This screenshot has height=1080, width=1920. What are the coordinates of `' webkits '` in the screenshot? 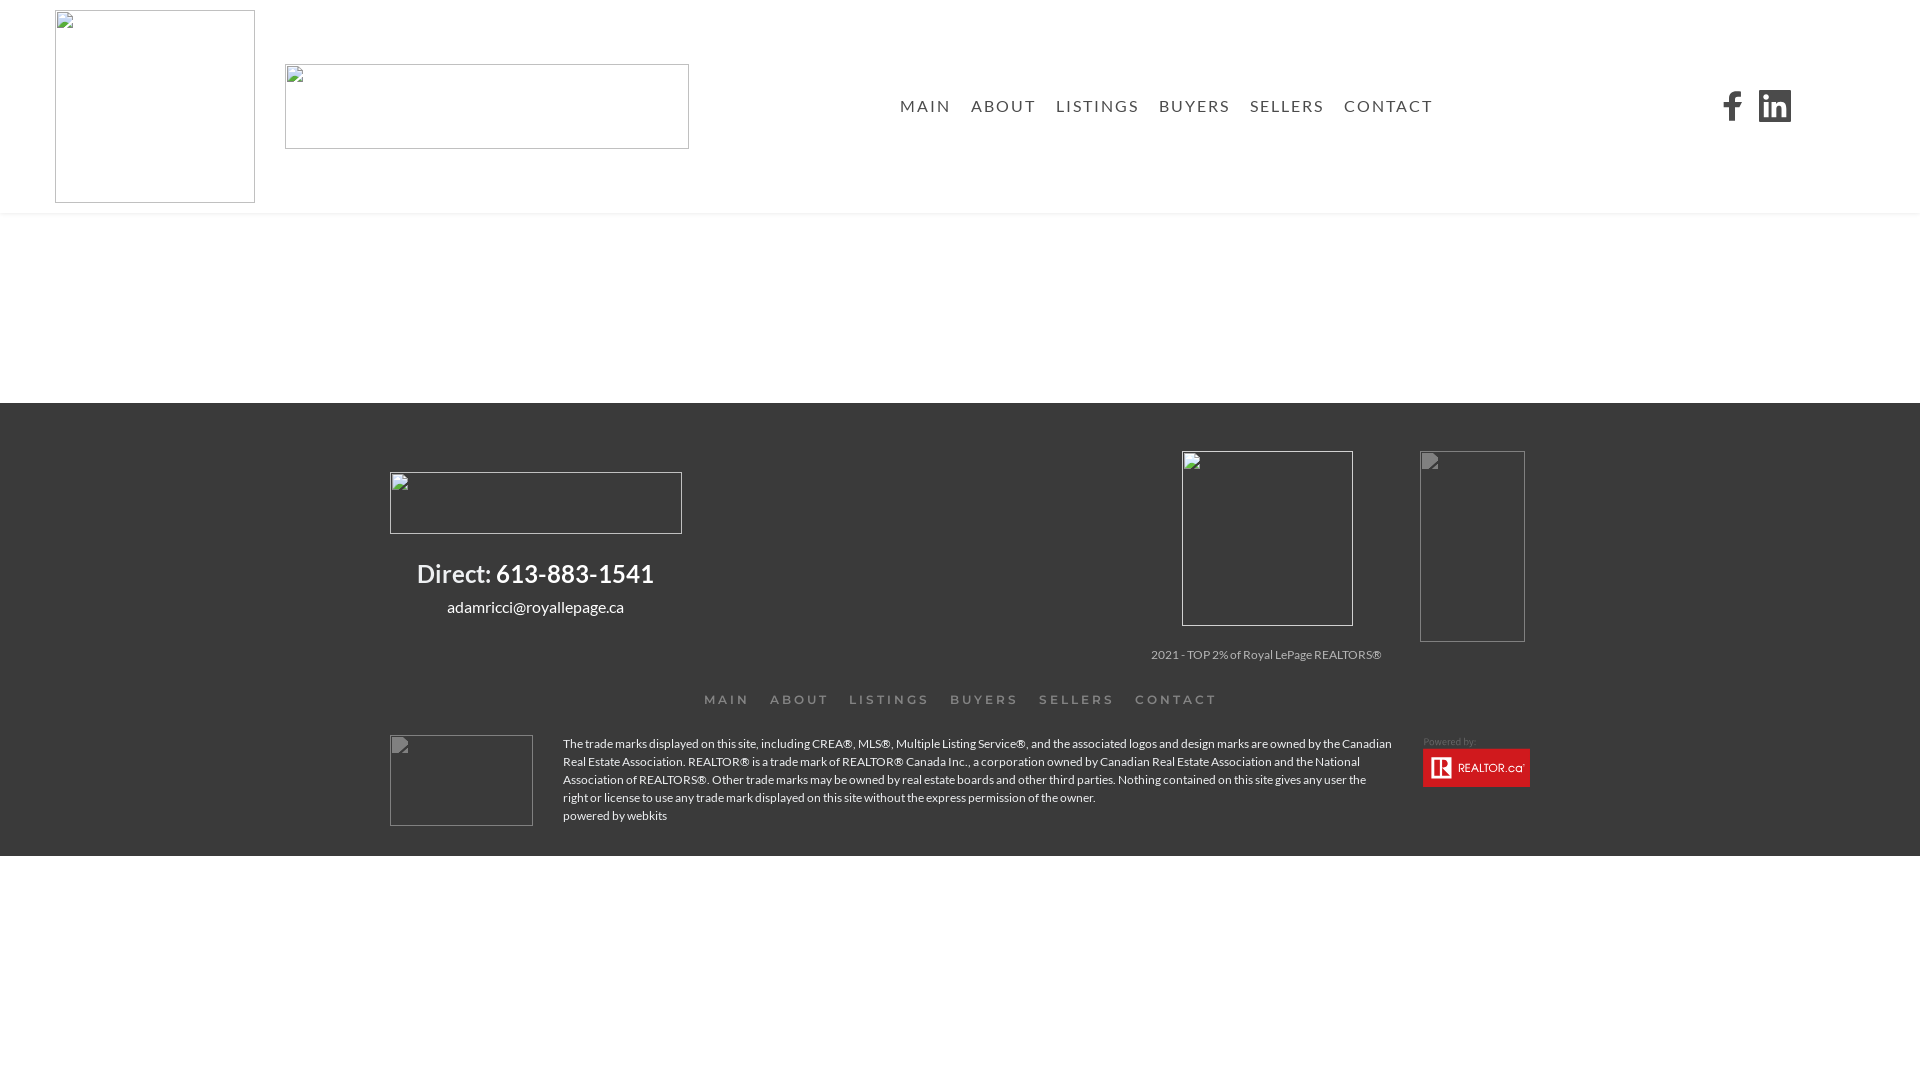 It's located at (647, 815).